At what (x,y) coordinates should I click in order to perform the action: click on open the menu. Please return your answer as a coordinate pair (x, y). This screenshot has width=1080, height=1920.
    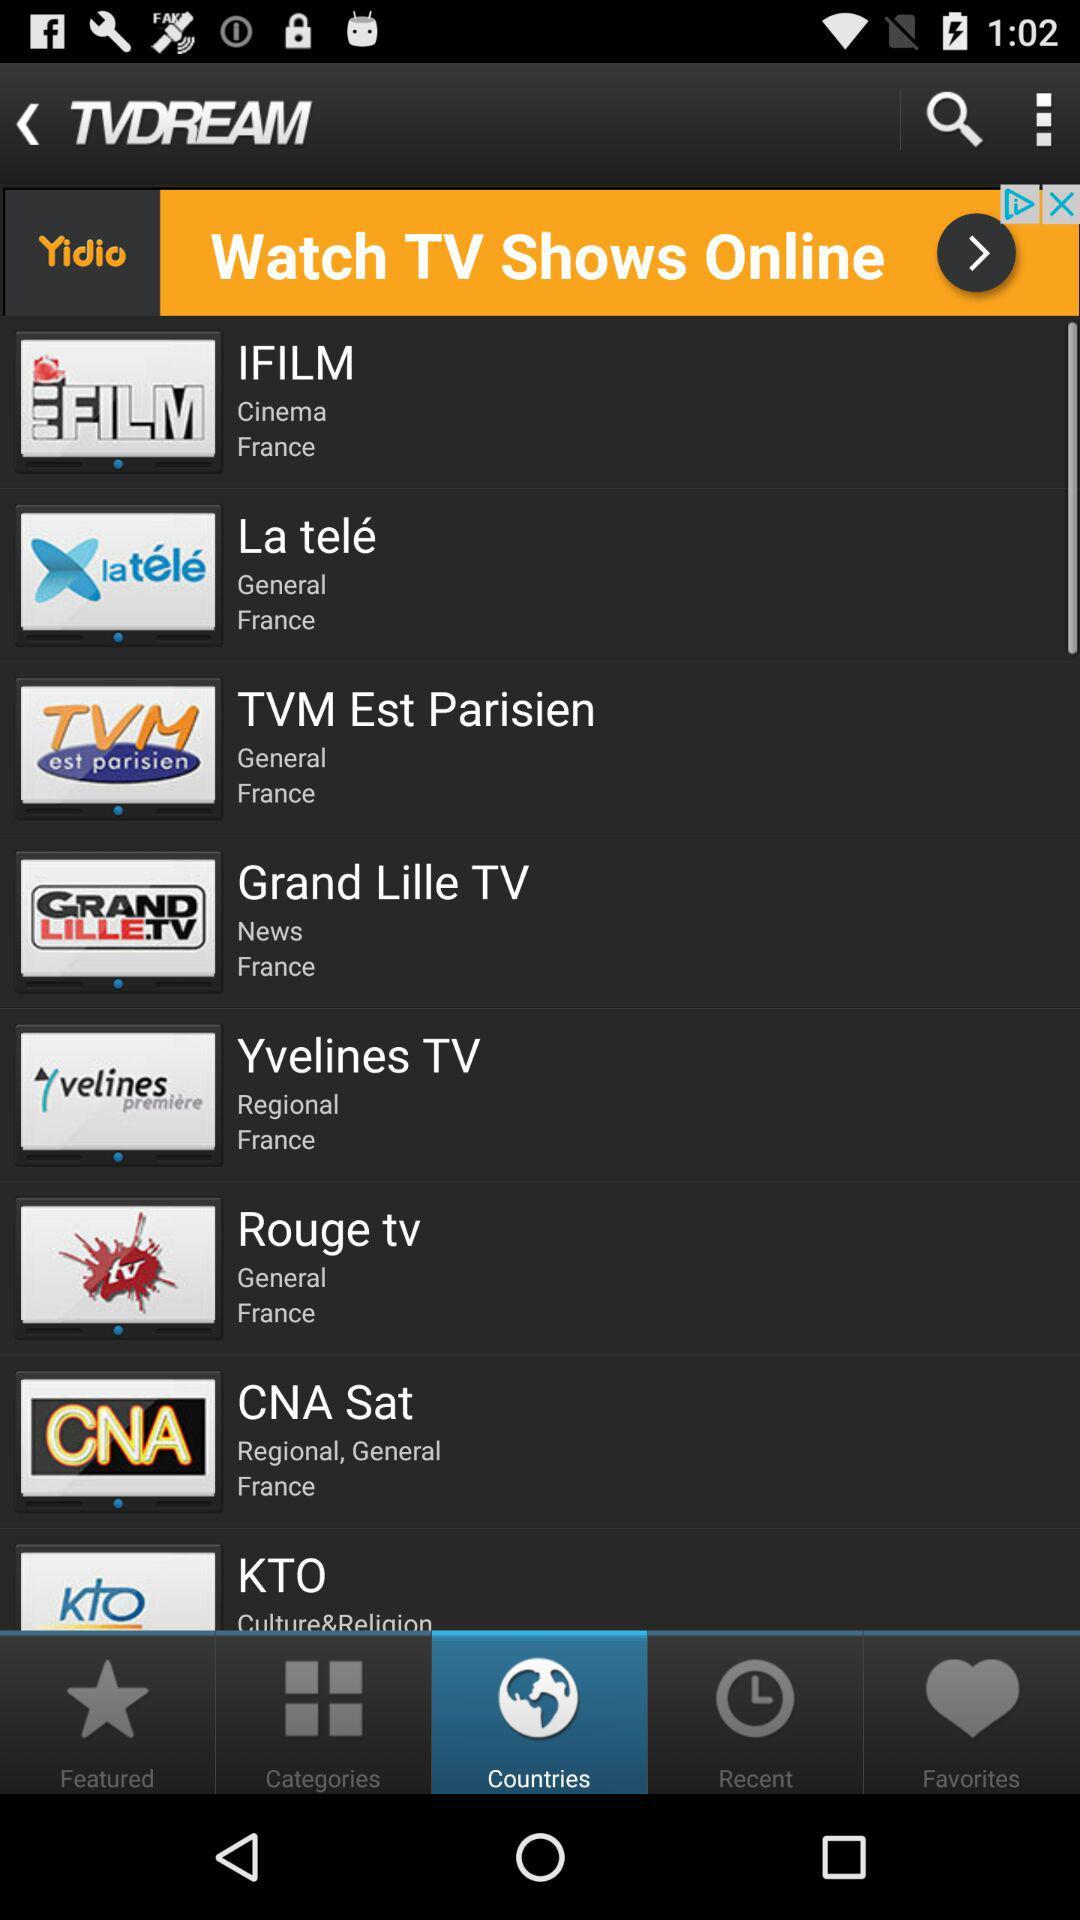
    Looking at the image, I should click on (1042, 118).